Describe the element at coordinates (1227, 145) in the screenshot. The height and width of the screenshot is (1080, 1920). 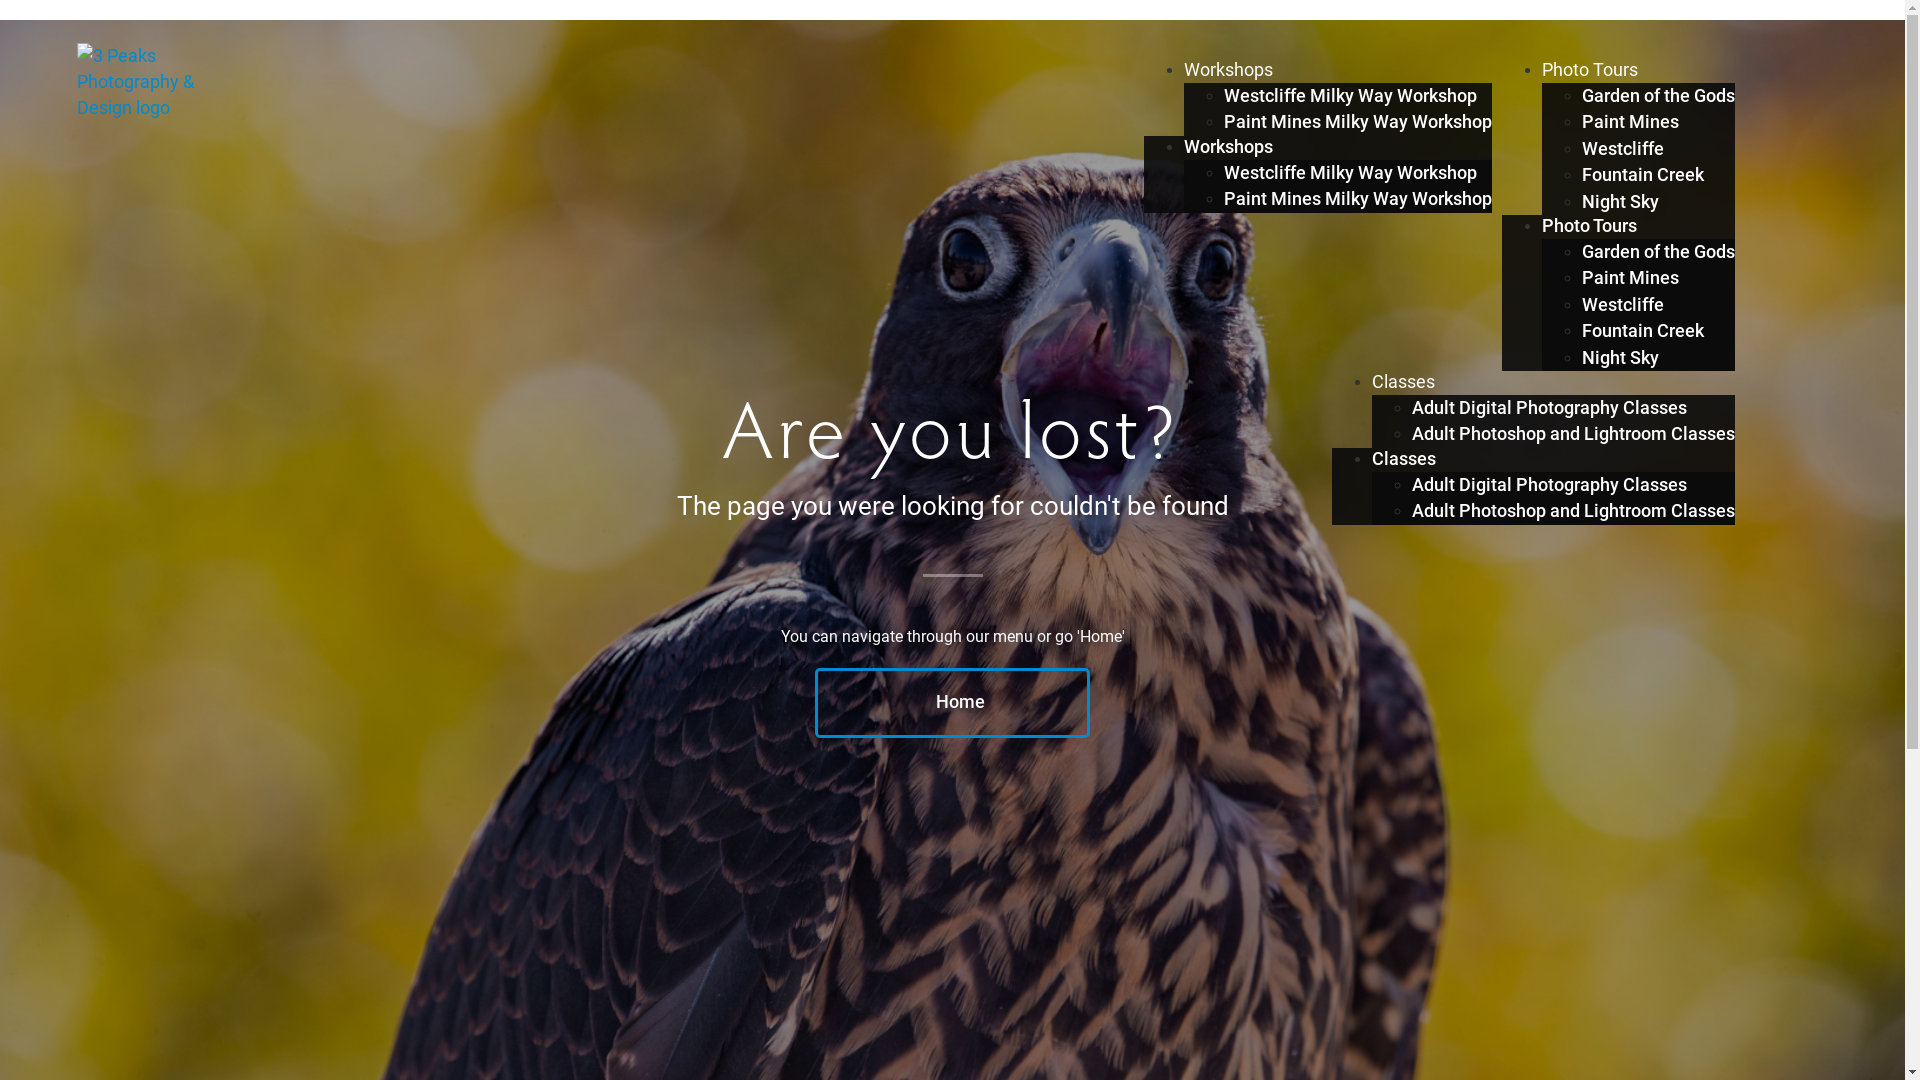
I see `'Workshops'` at that location.